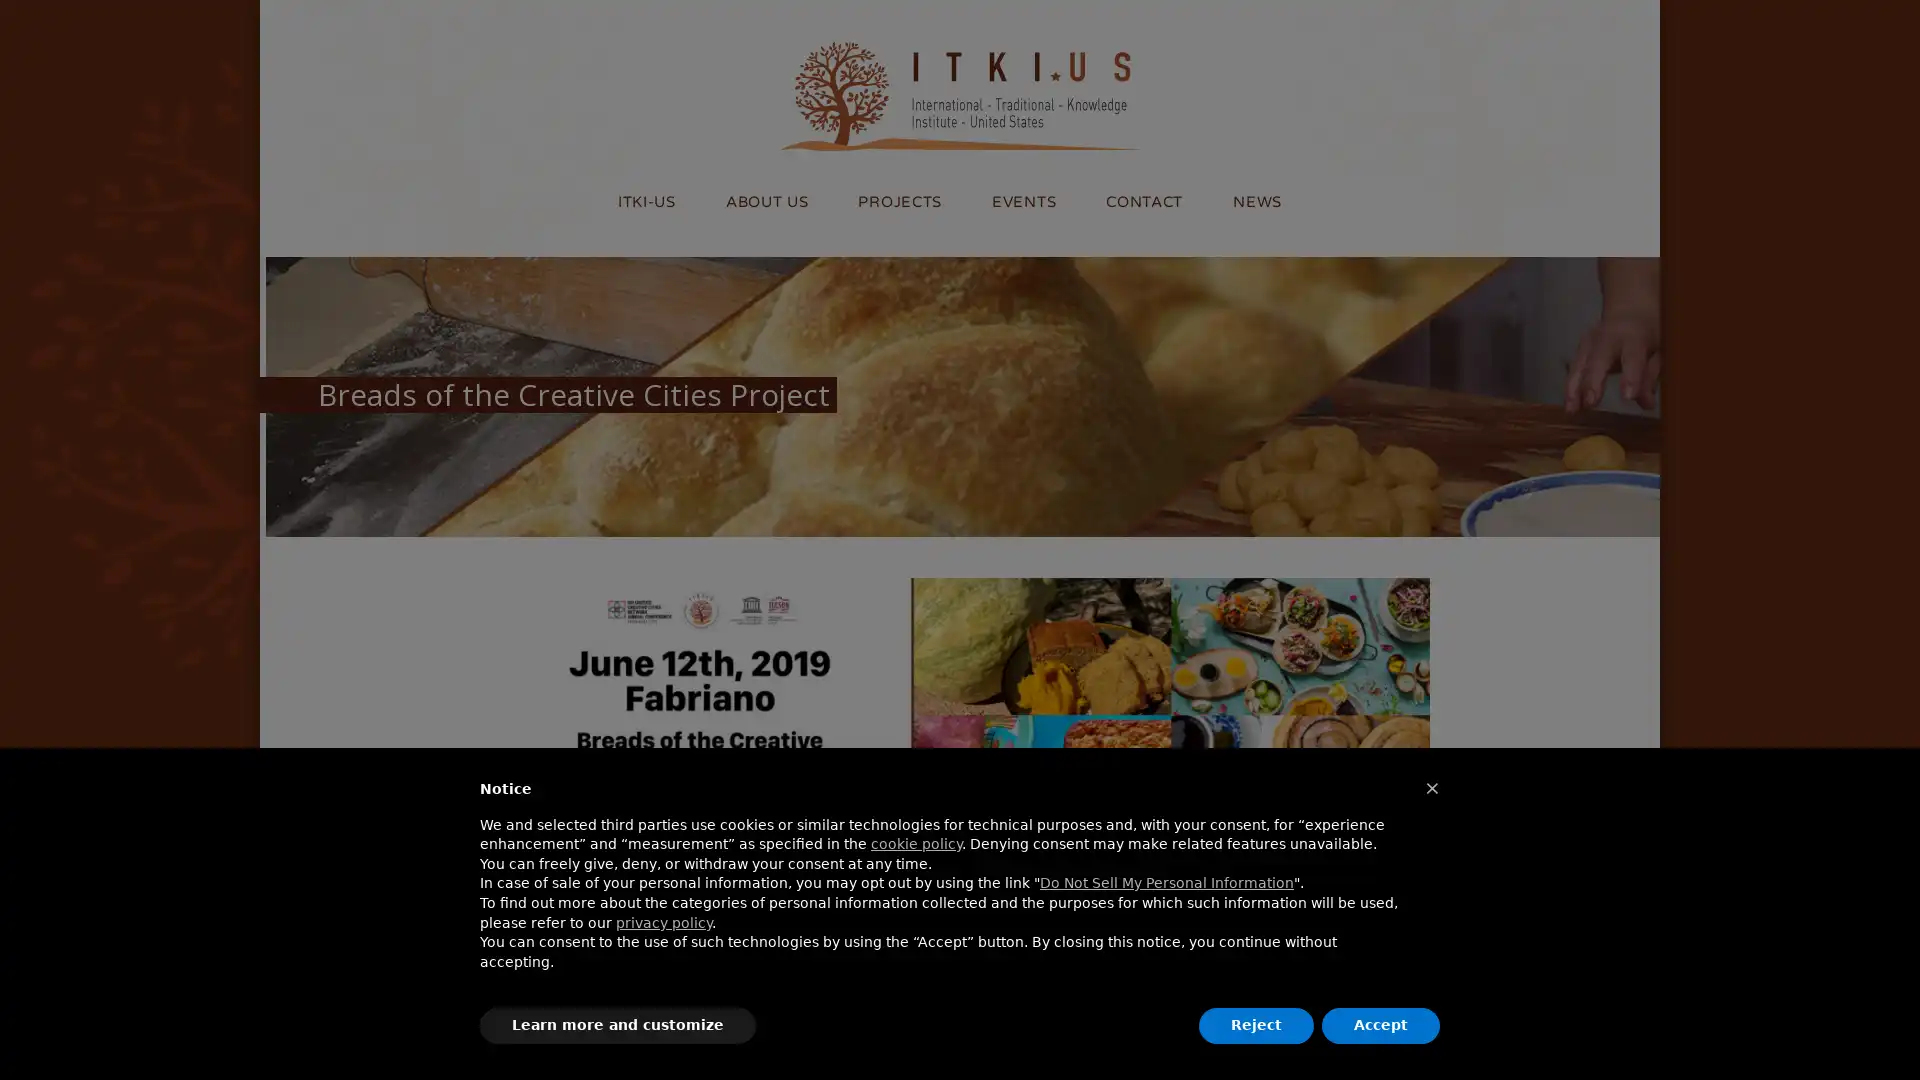 The width and height of the screenshot is (1920, 1080). What do you see at coordinates (1380, 1026) in the screenshot?
I see `Accept` at bounding box center [1380, 1026].